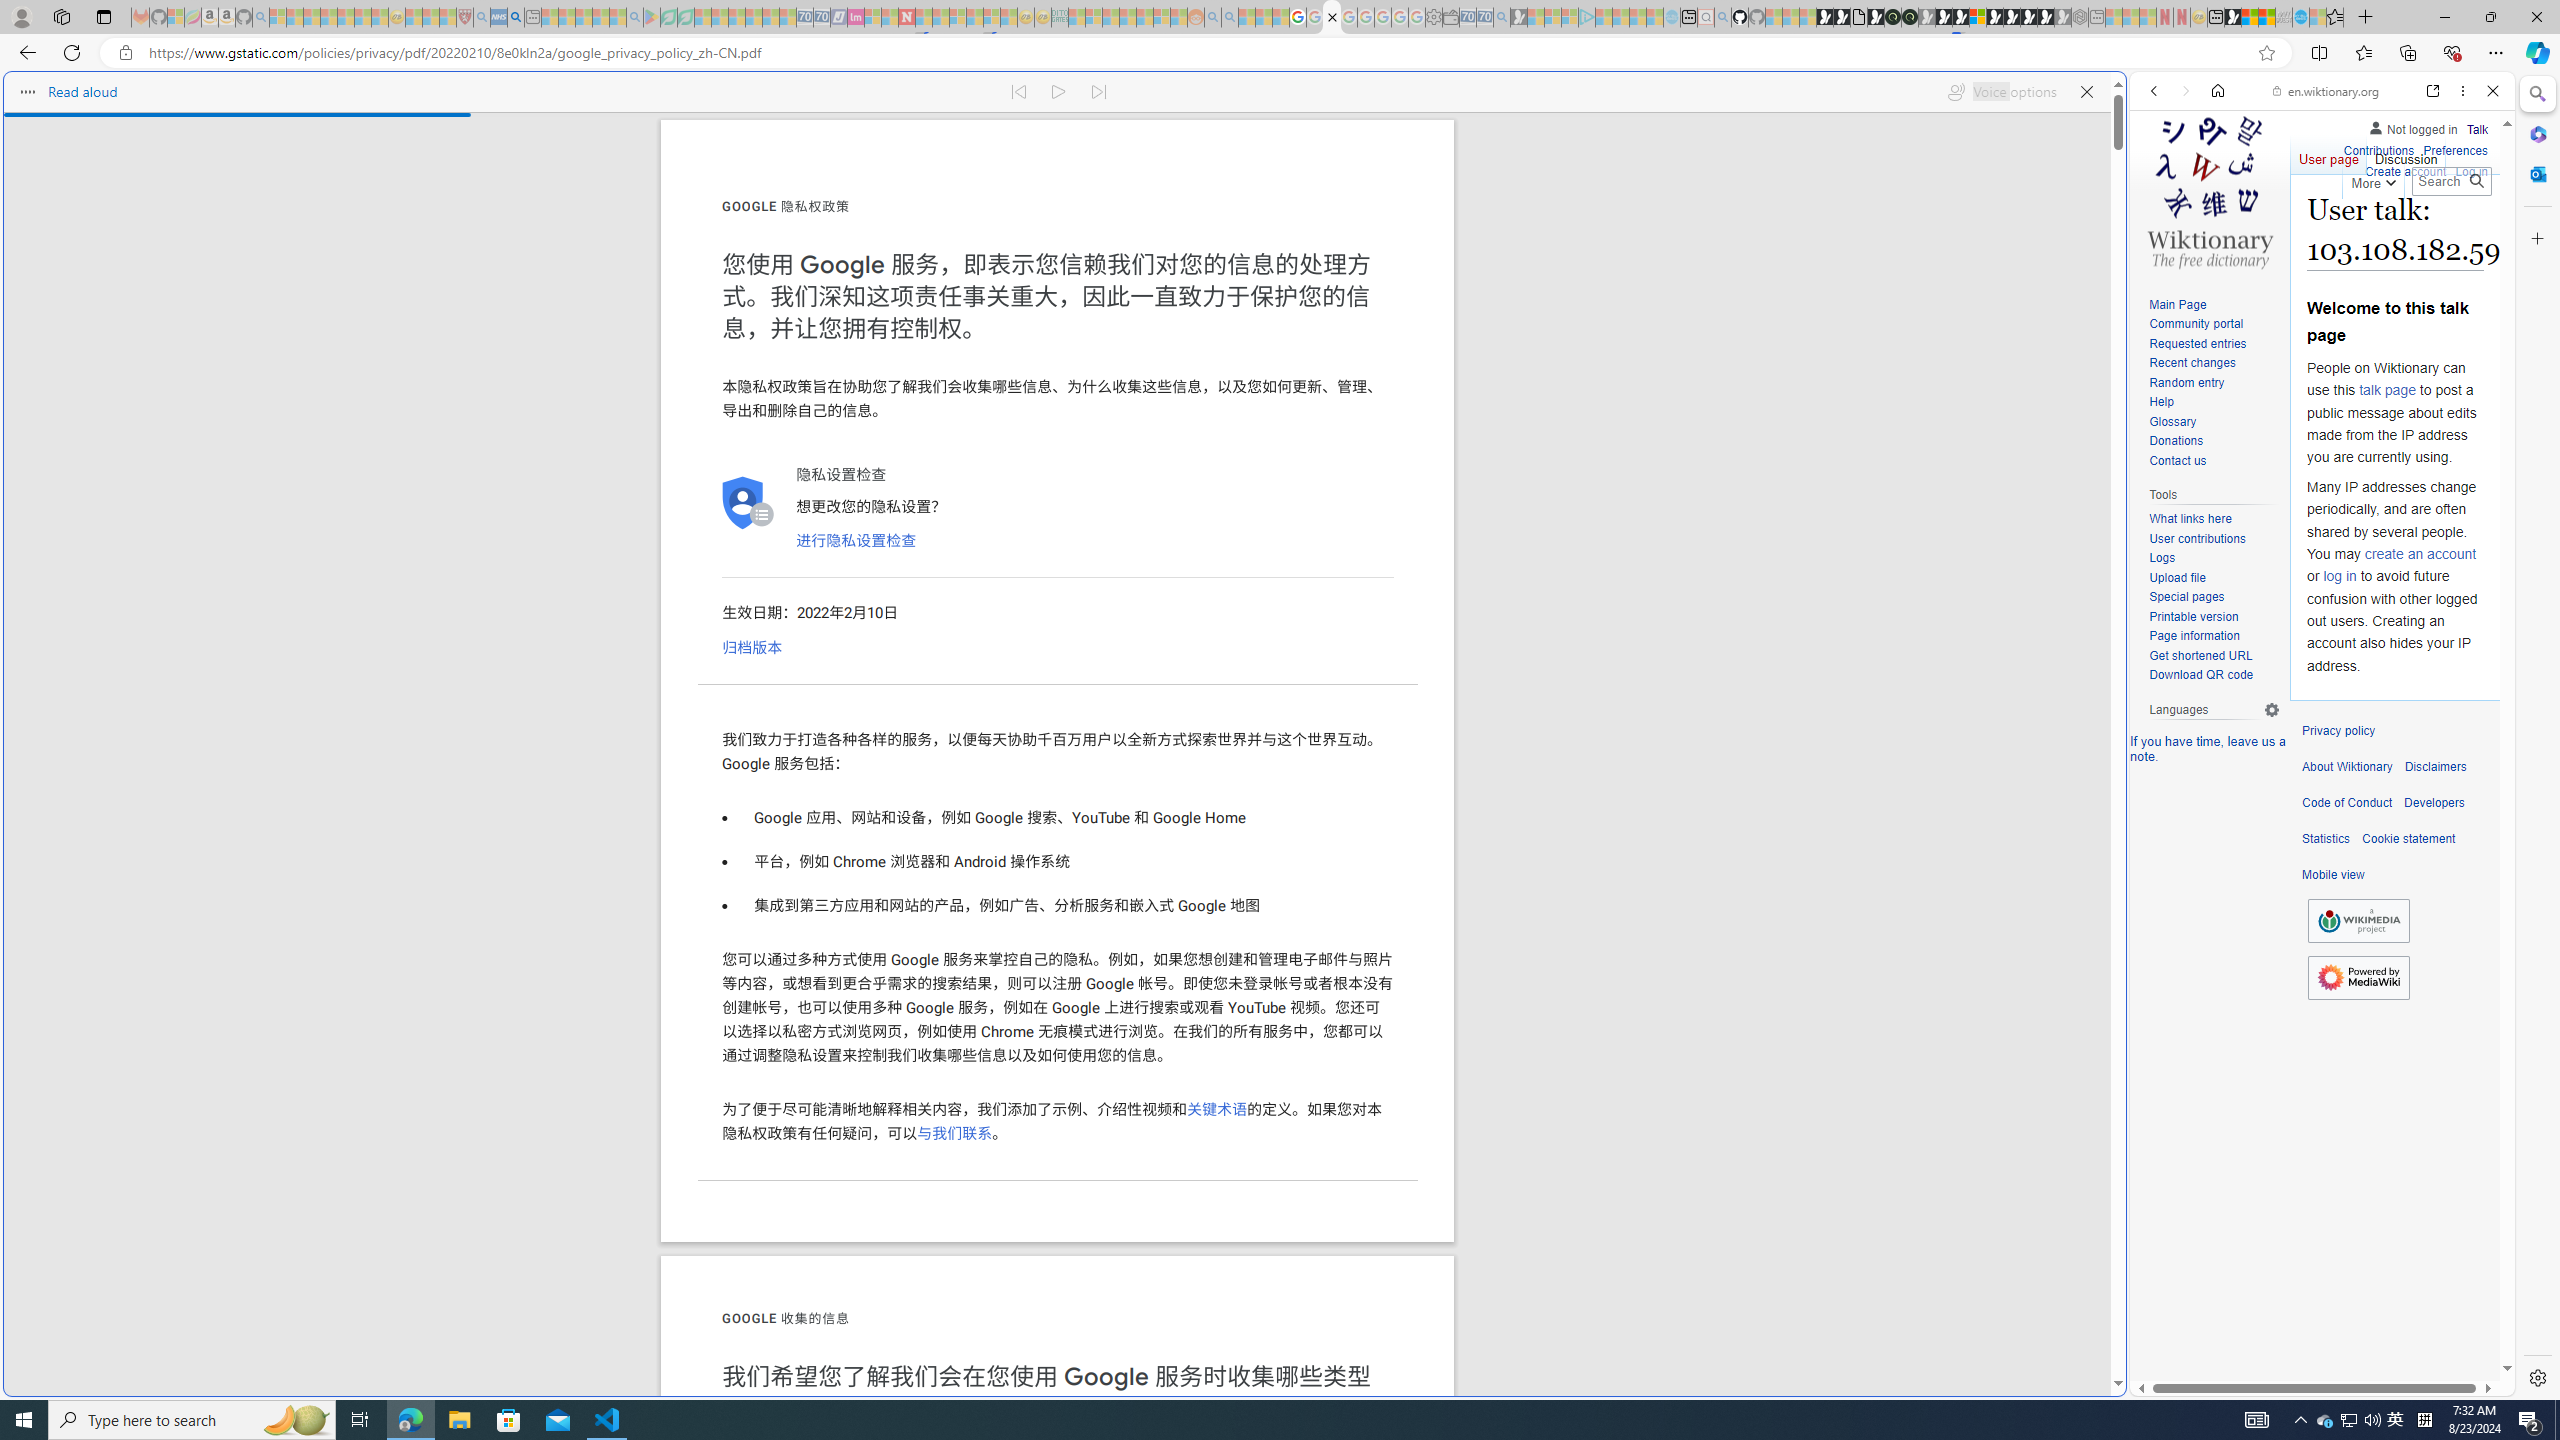 Image resolution: width=2560 pixels, height=1440 pixels. What do you see at coordinates (448, 16) in the screenshot?
I see `'Local - MSN - Sleeping'` at bounding box center [448, 16].